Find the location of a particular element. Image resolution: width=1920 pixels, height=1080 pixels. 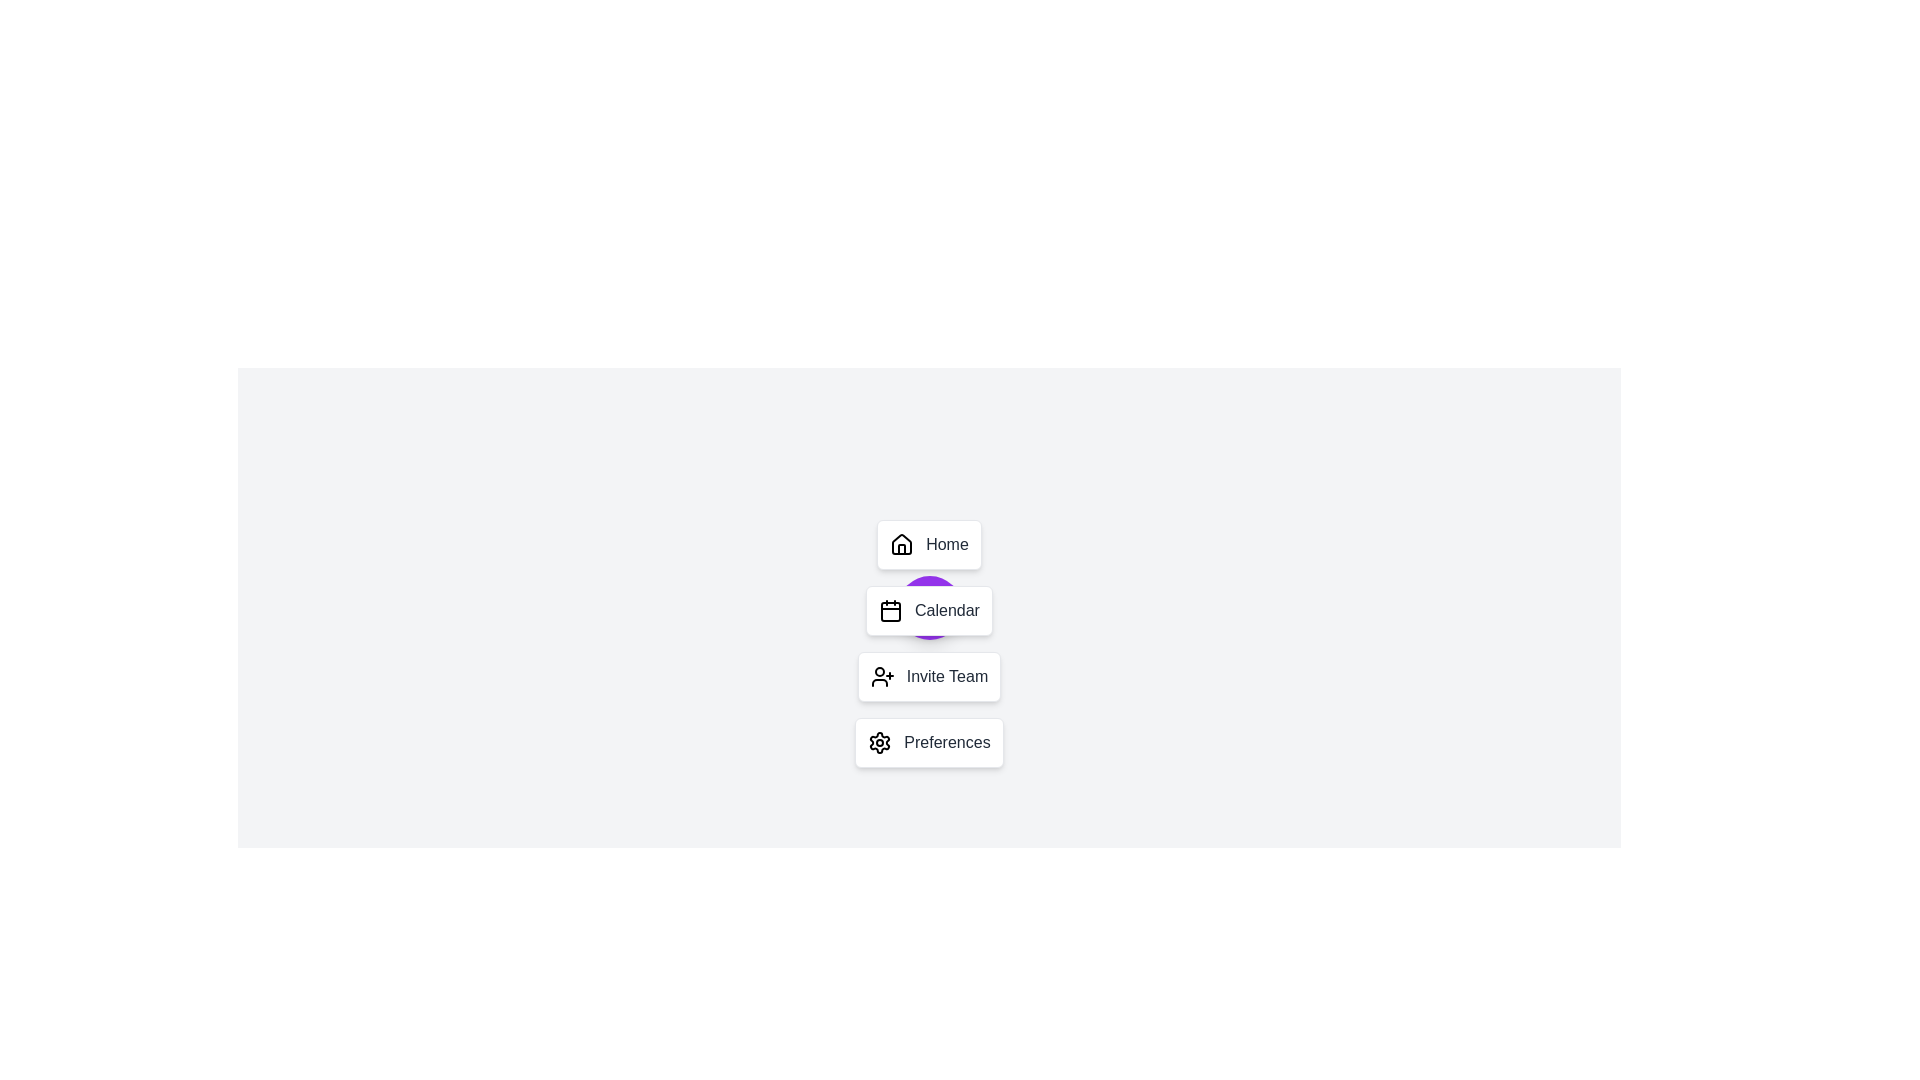

the 'Calendar' text label located in the second row of the sidebar menu, positioned to the right of the calendar icon is located at coordinates (946, 609).